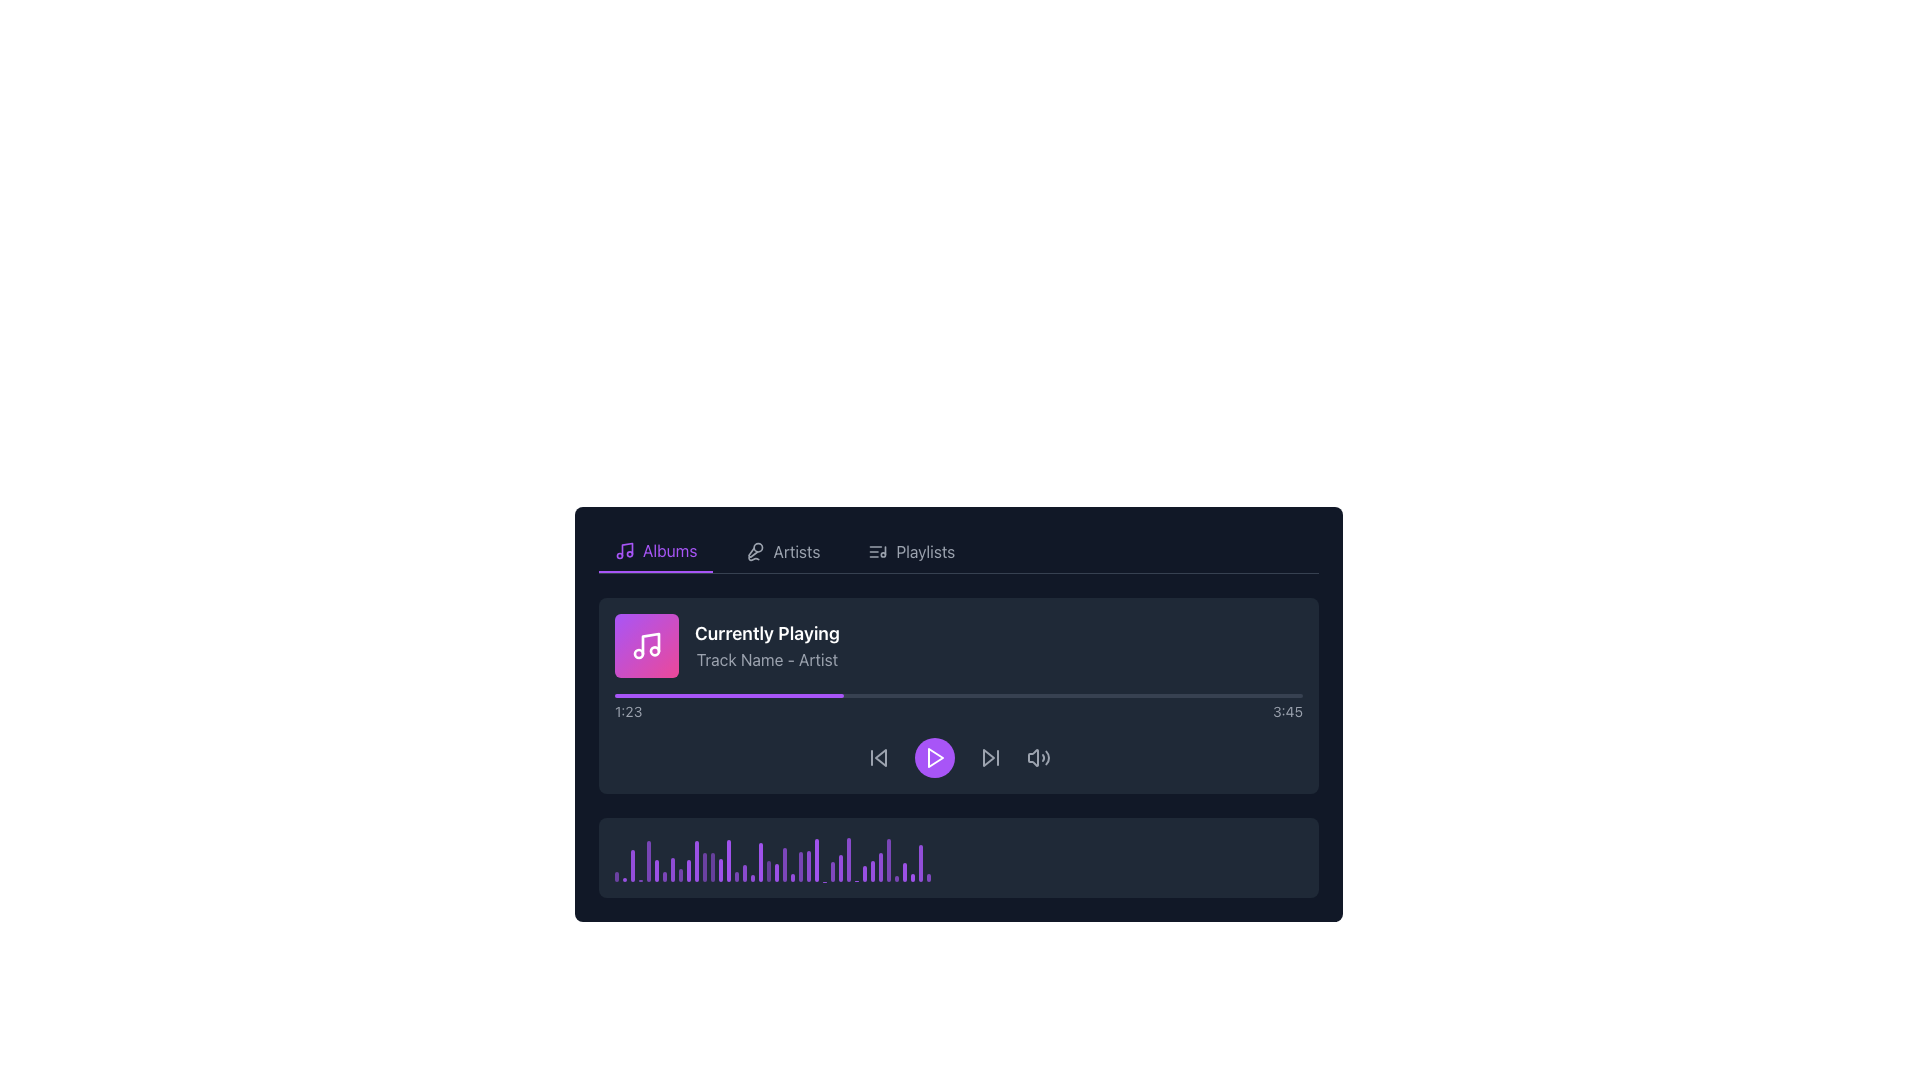  What do you see at coordinates (880, 758) in the screenshot?
I see `the leftmost 'skip back' icon in the playback controls bar` at bounding box center [880, 758].